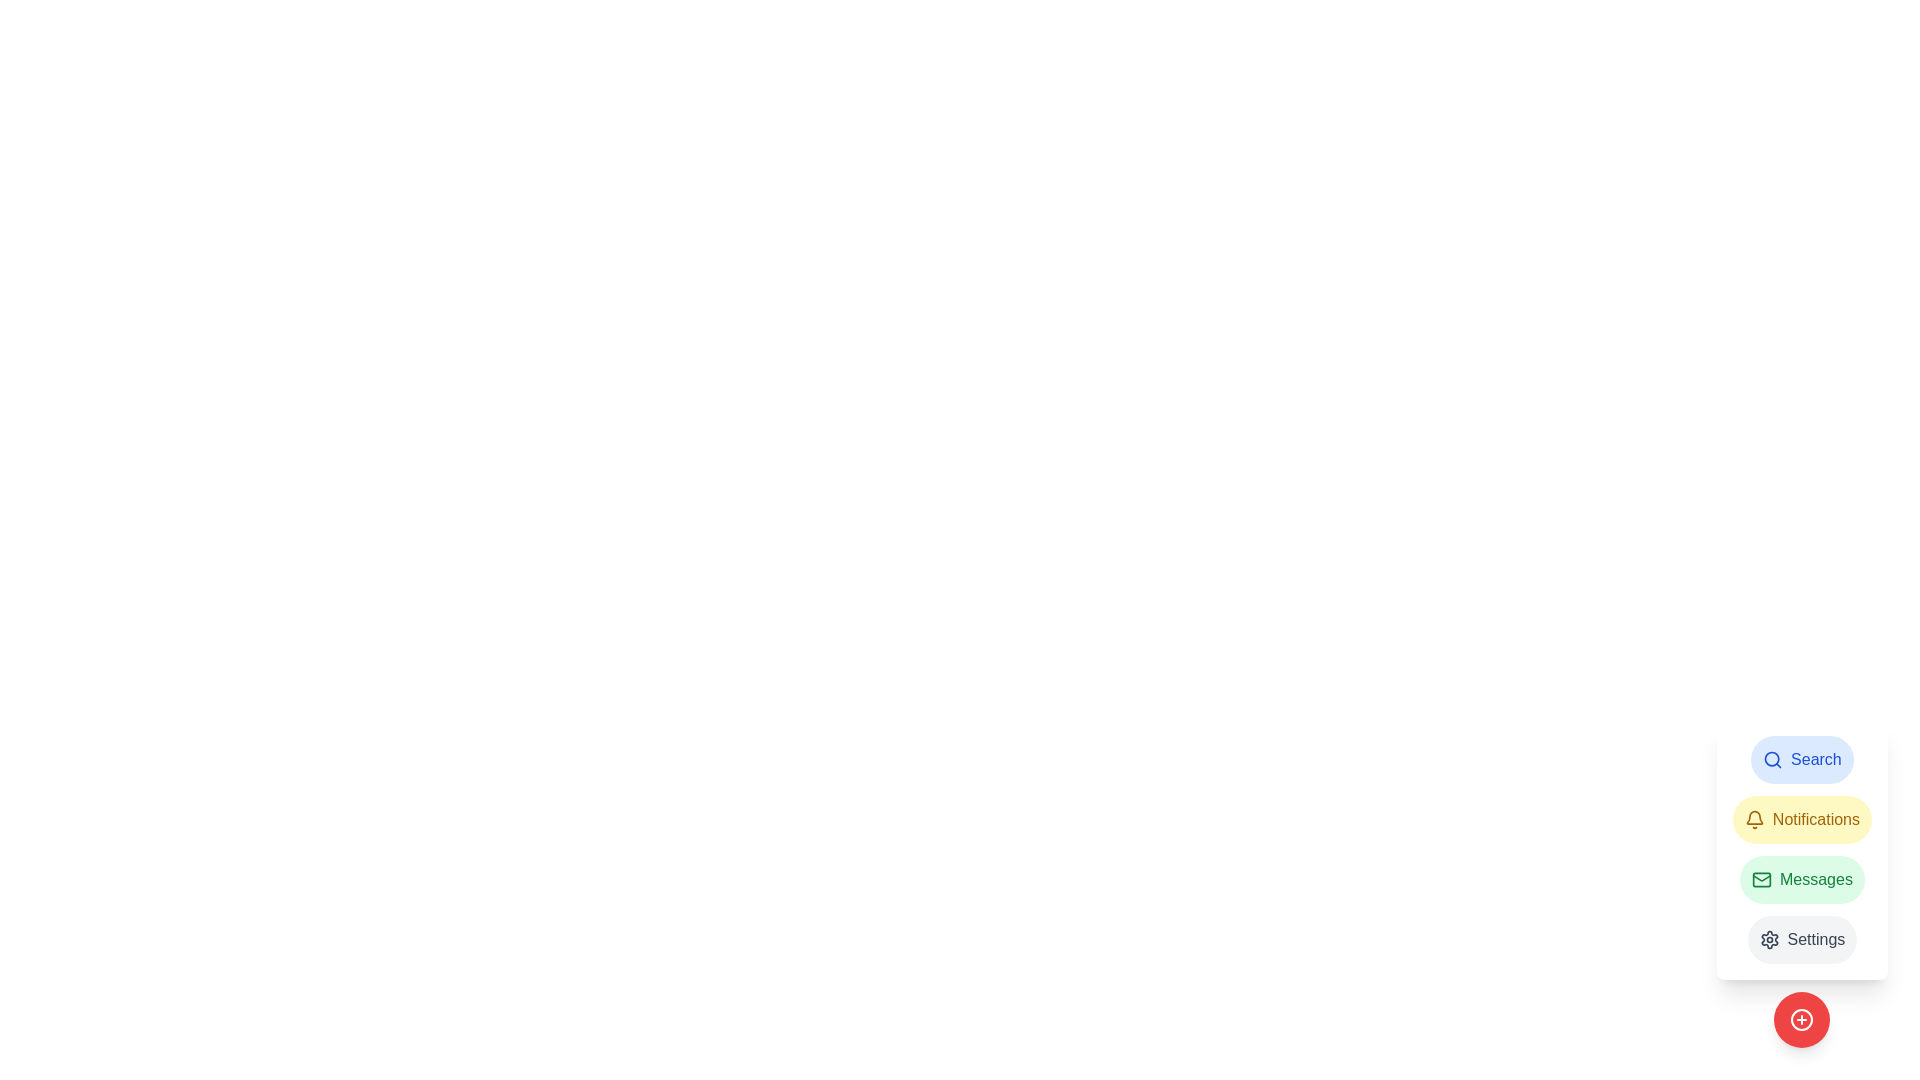 The height and width of the screenshot is (1080, 1920). What do you see at coordinates (1802, 820) in the screenshot?
I see `the yellow rectangular button labeled 'Notifications' with a bell icon` at bounding box center [1802, 820].